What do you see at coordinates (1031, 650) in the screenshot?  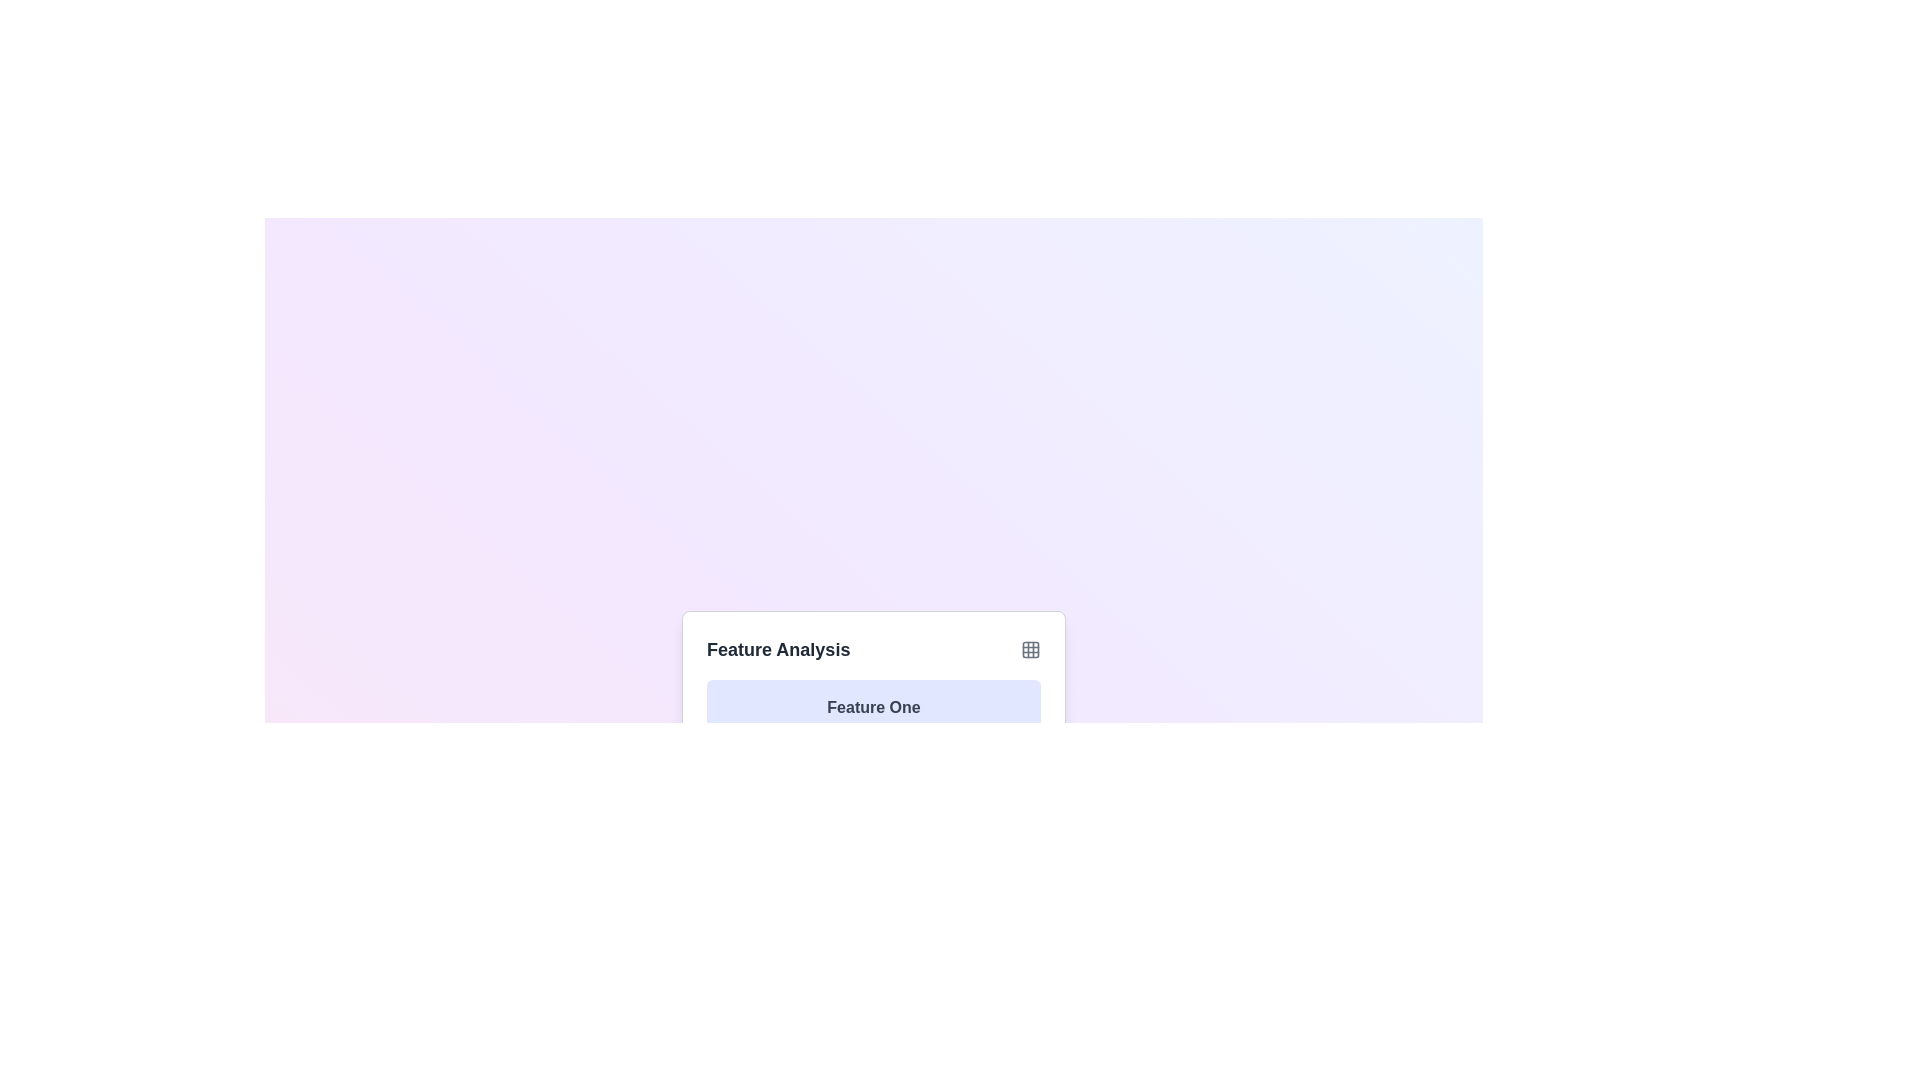 I see `the grid layout toggle icon located in the top-right corner of the 'Feature Analysis' section` at bounding box center [1031, 650].